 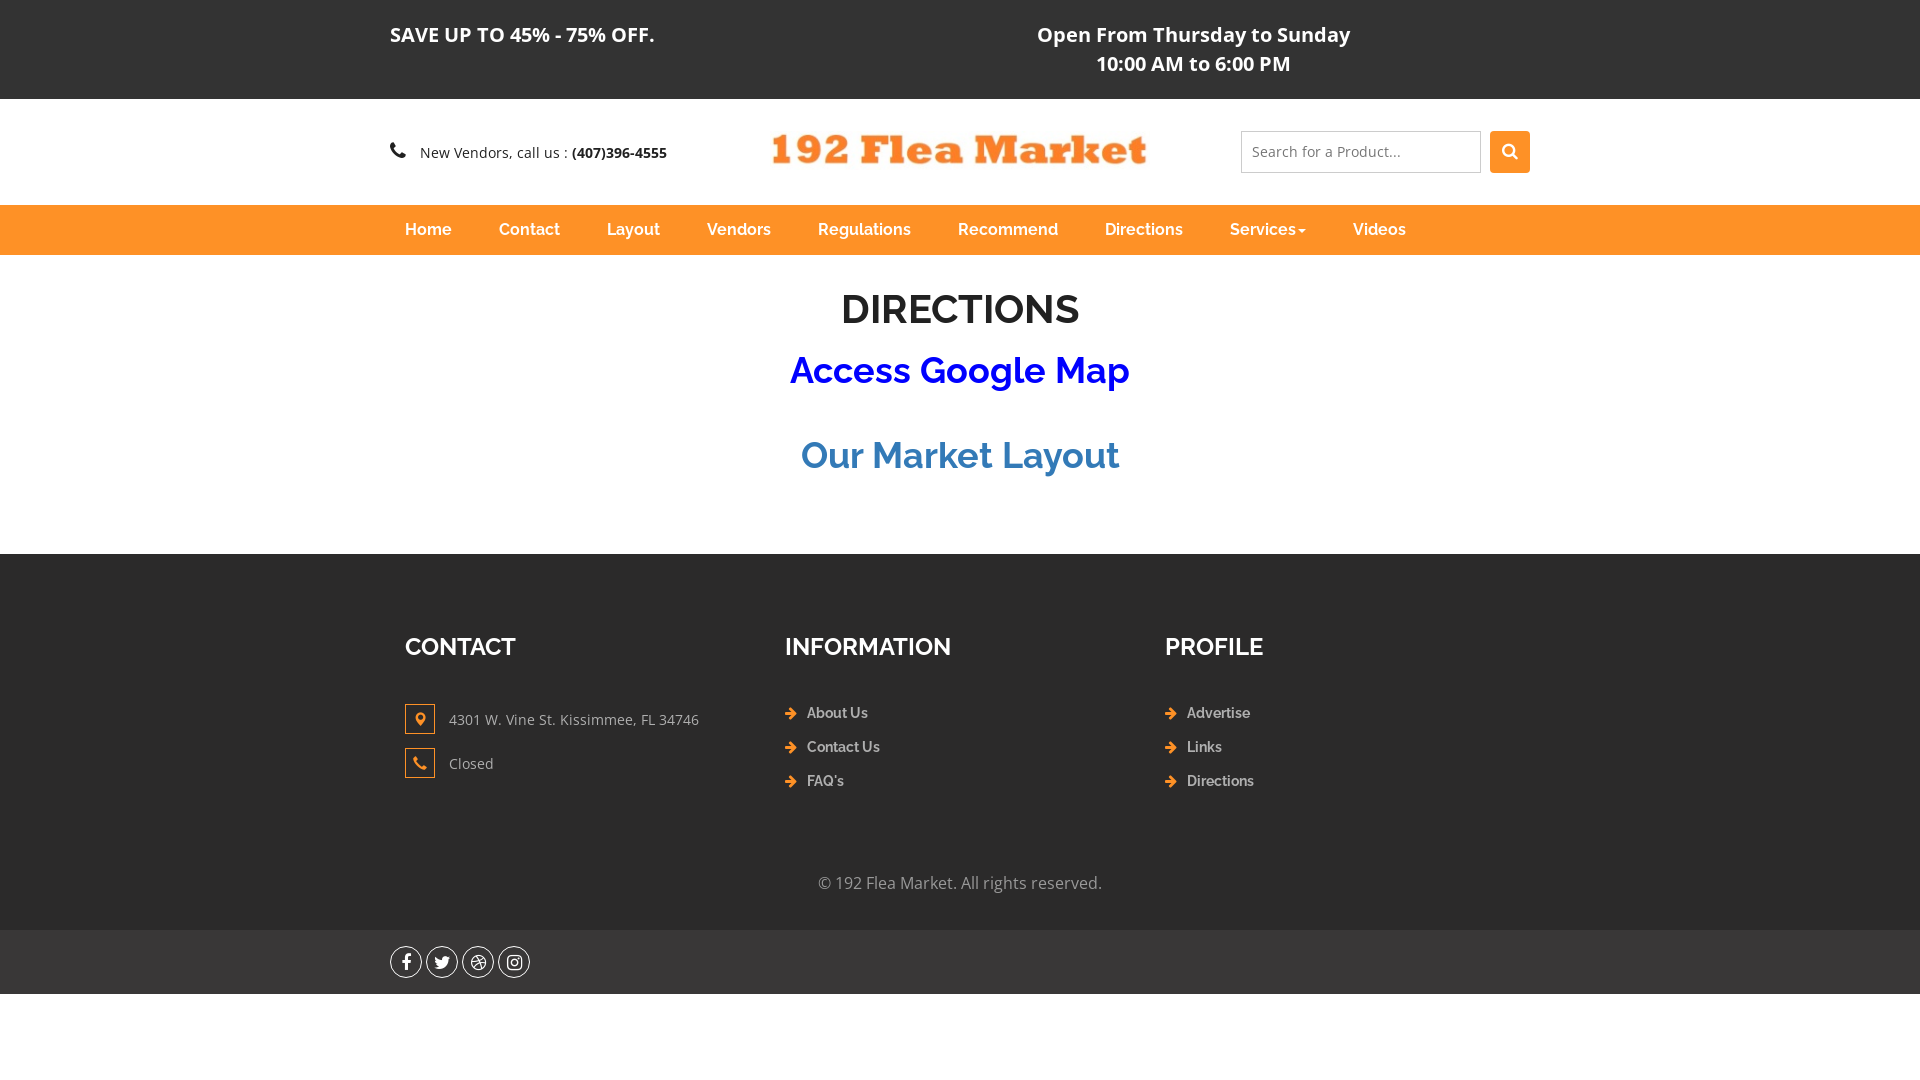 I want to click on 'Contact Us', so click(x=843, y=747).